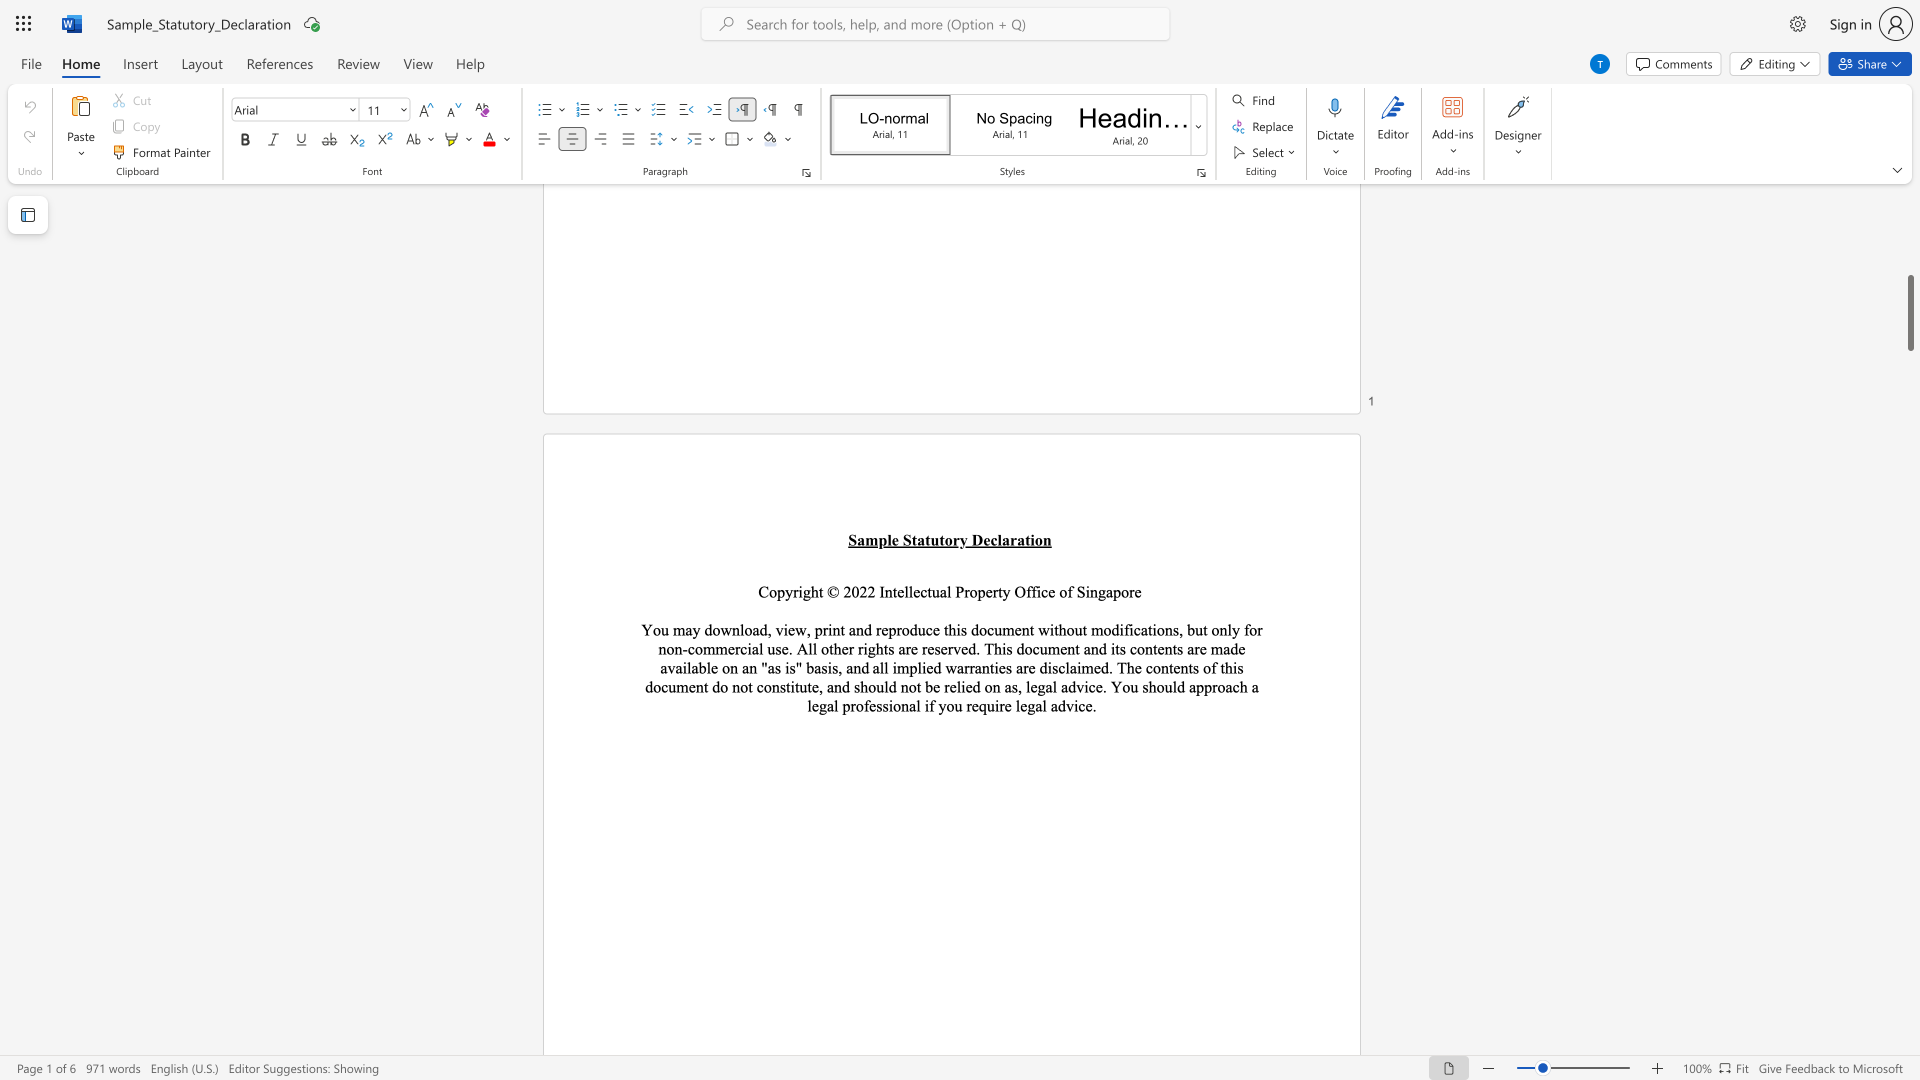  Describe the element at coordinates (1909, 438) in the screenshot. I see `the scrollbar on the right to move the page upward` at that location.